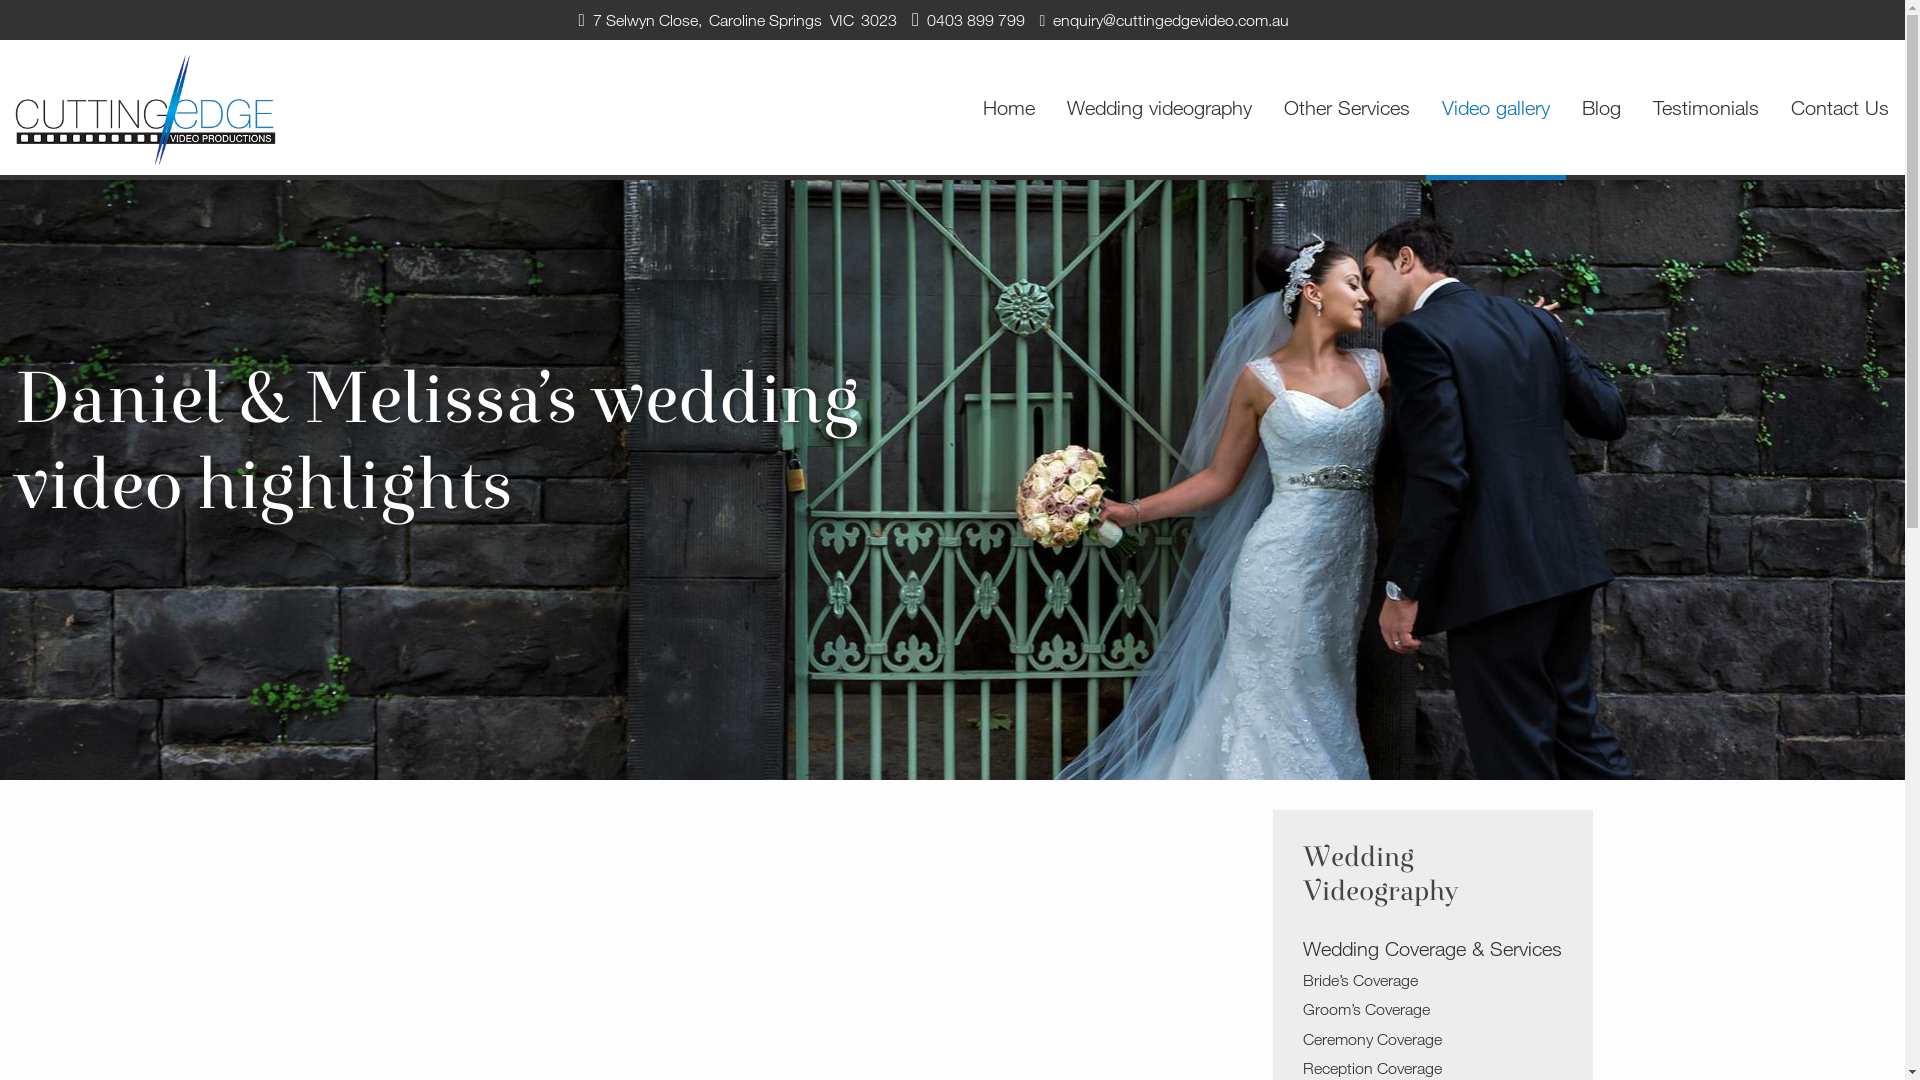  What do you see at coordinates (1159, 110) in the screenshot?
I see `'Wedding videography'` at bounding box center [1159, 110].